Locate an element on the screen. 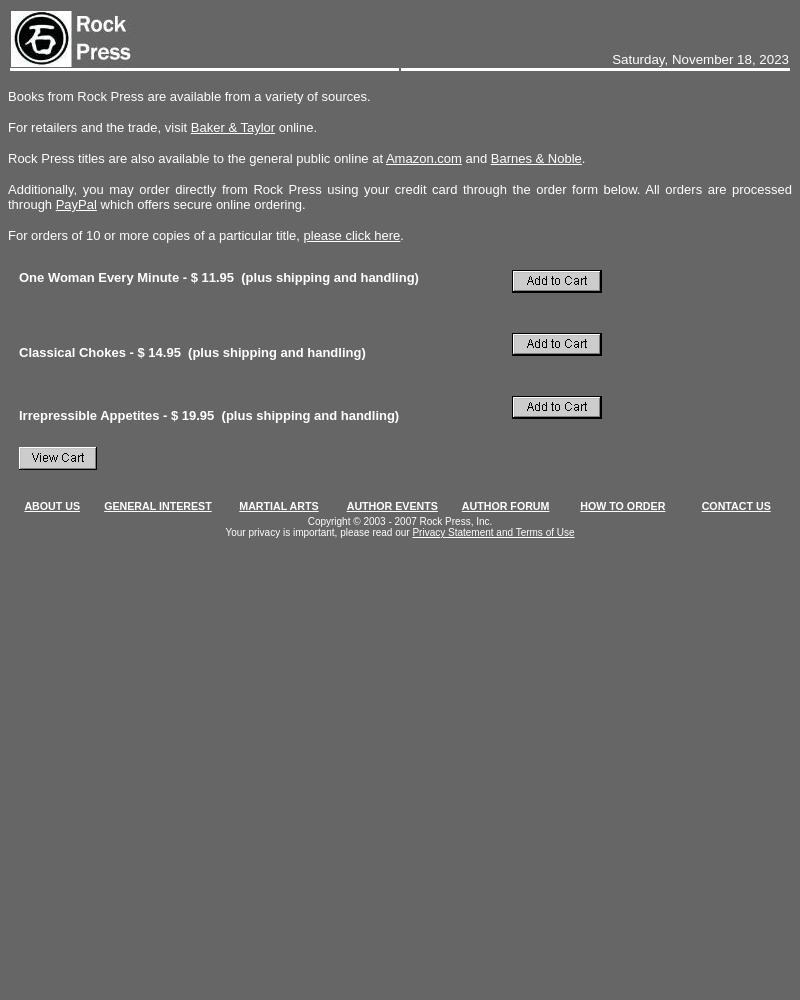 This screenshot has width=800, height=1000. 'PayPal' is located at coordinates (75, 203).